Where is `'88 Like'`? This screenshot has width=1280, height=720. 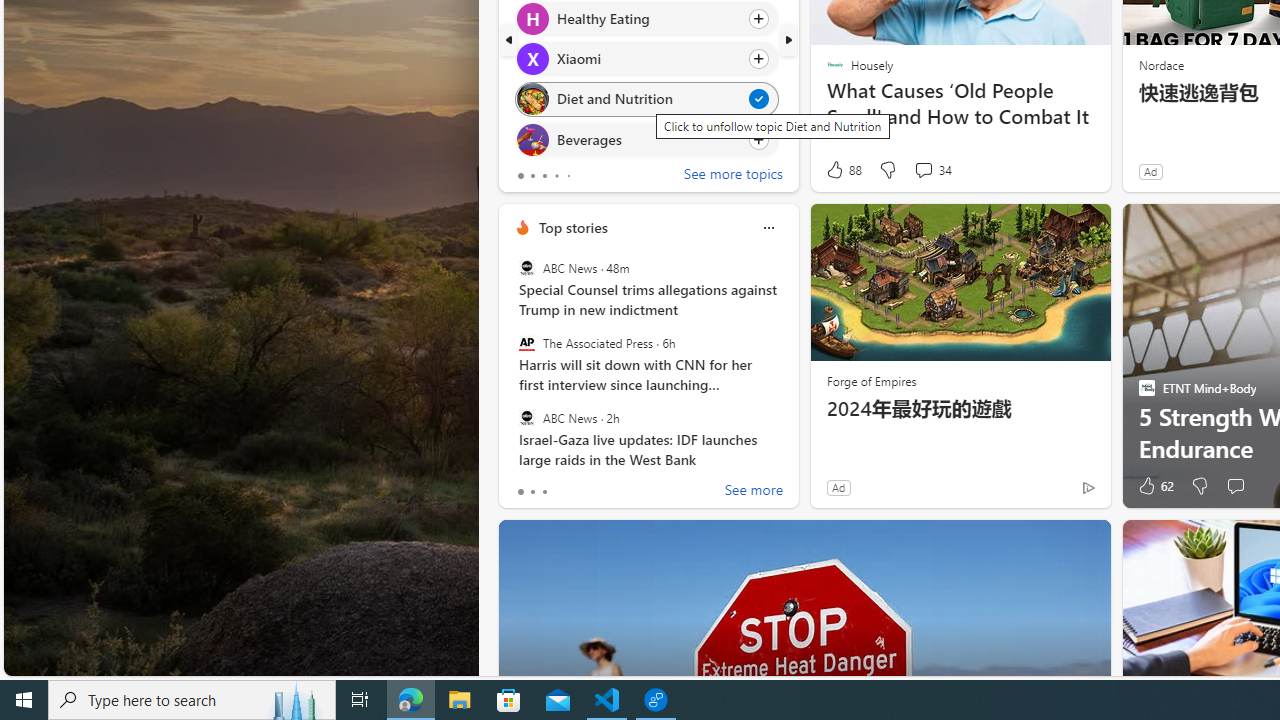
'88 Like' is located at coordinates (843, 169).